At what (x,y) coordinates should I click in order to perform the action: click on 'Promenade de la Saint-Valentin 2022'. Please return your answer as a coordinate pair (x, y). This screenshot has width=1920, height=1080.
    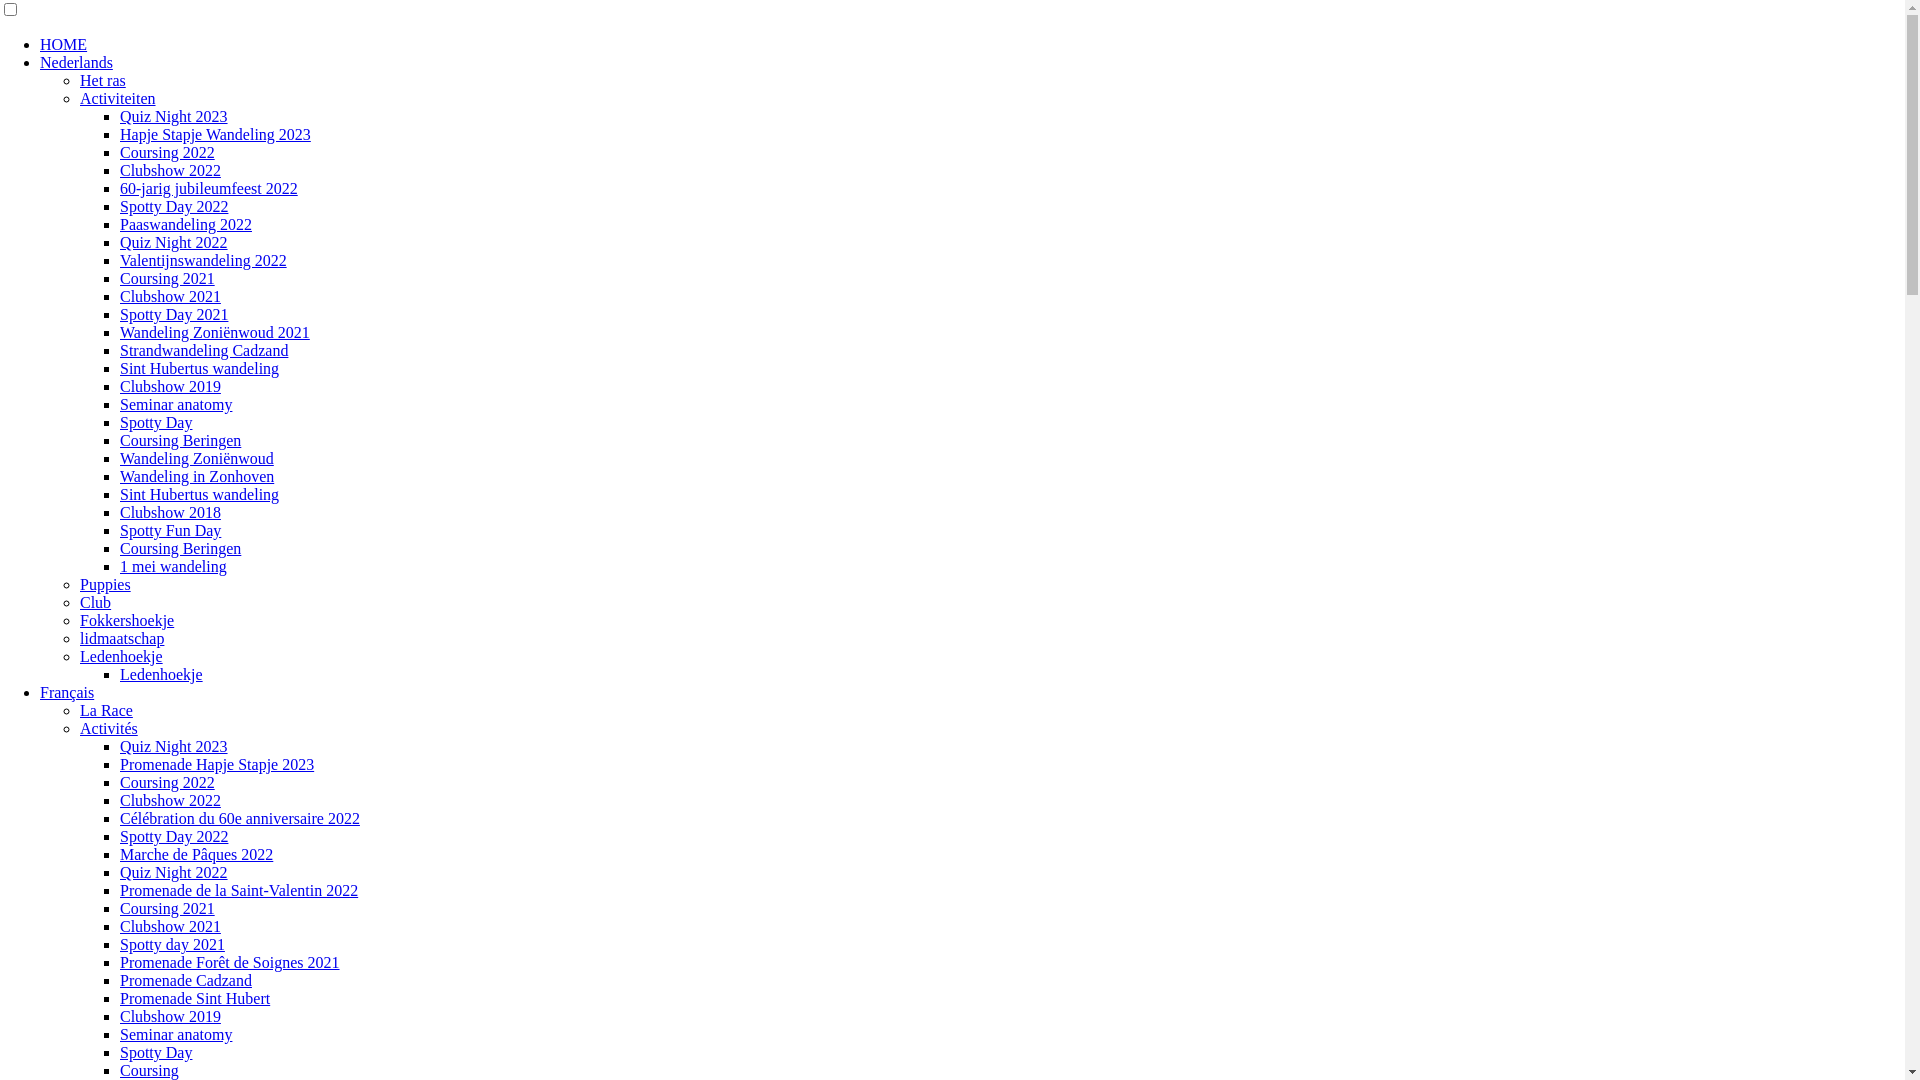
    Looking at the image, I should click on (239, 889).